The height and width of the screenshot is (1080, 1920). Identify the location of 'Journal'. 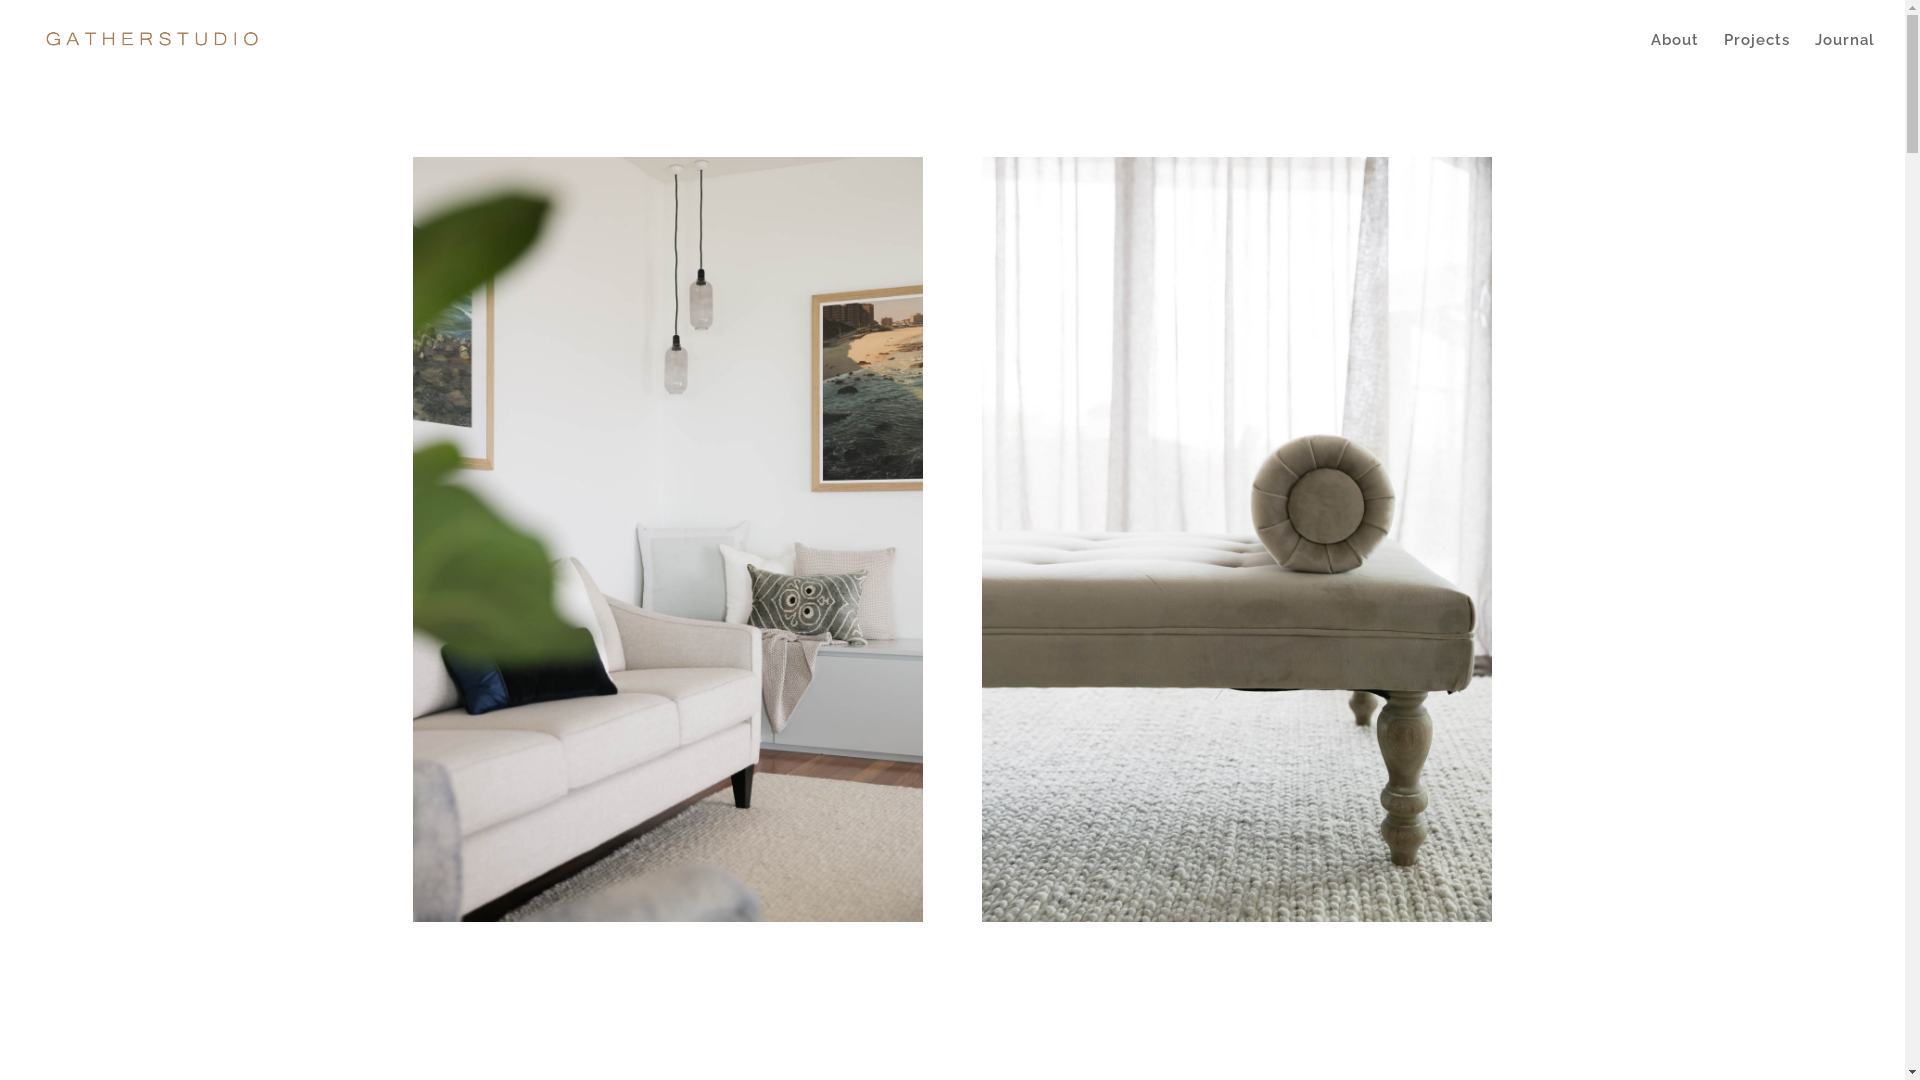
(1843, 55).